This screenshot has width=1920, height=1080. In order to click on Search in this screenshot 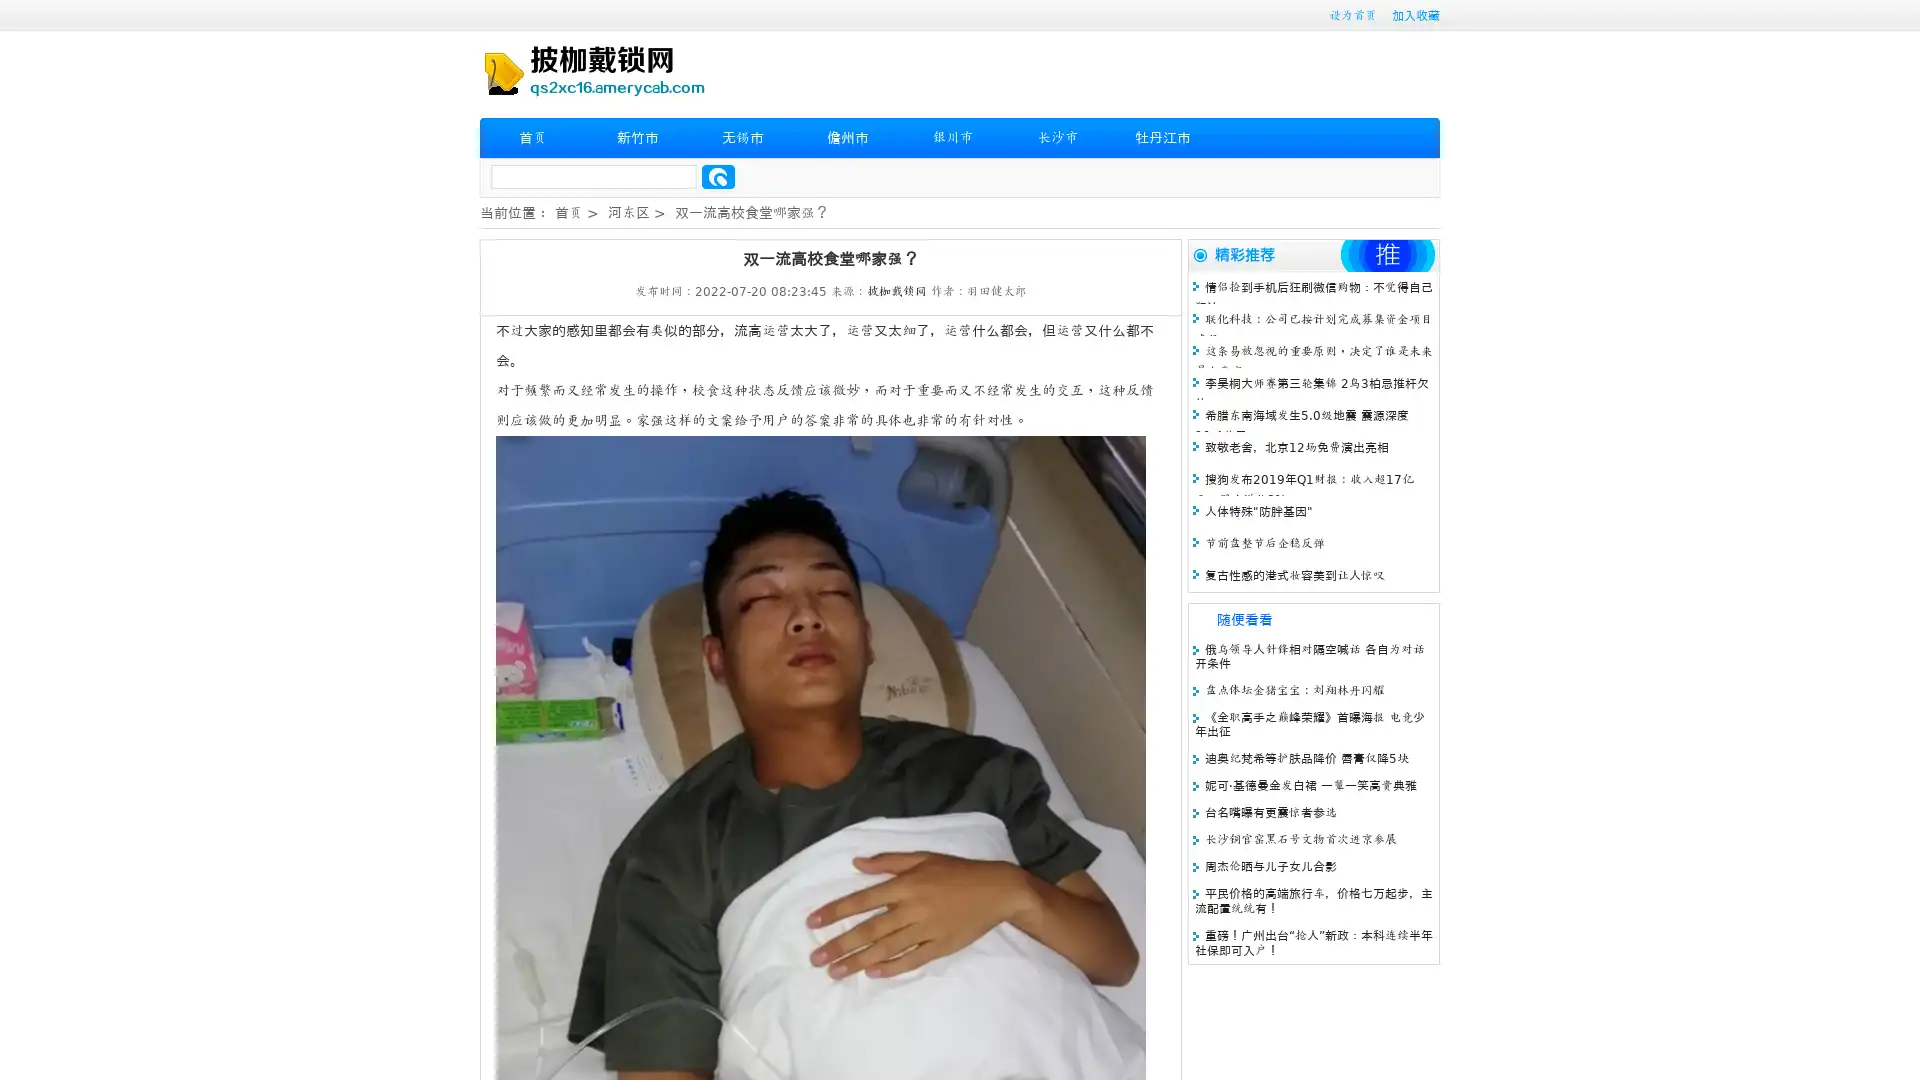, I will do `click(718, 176)`.